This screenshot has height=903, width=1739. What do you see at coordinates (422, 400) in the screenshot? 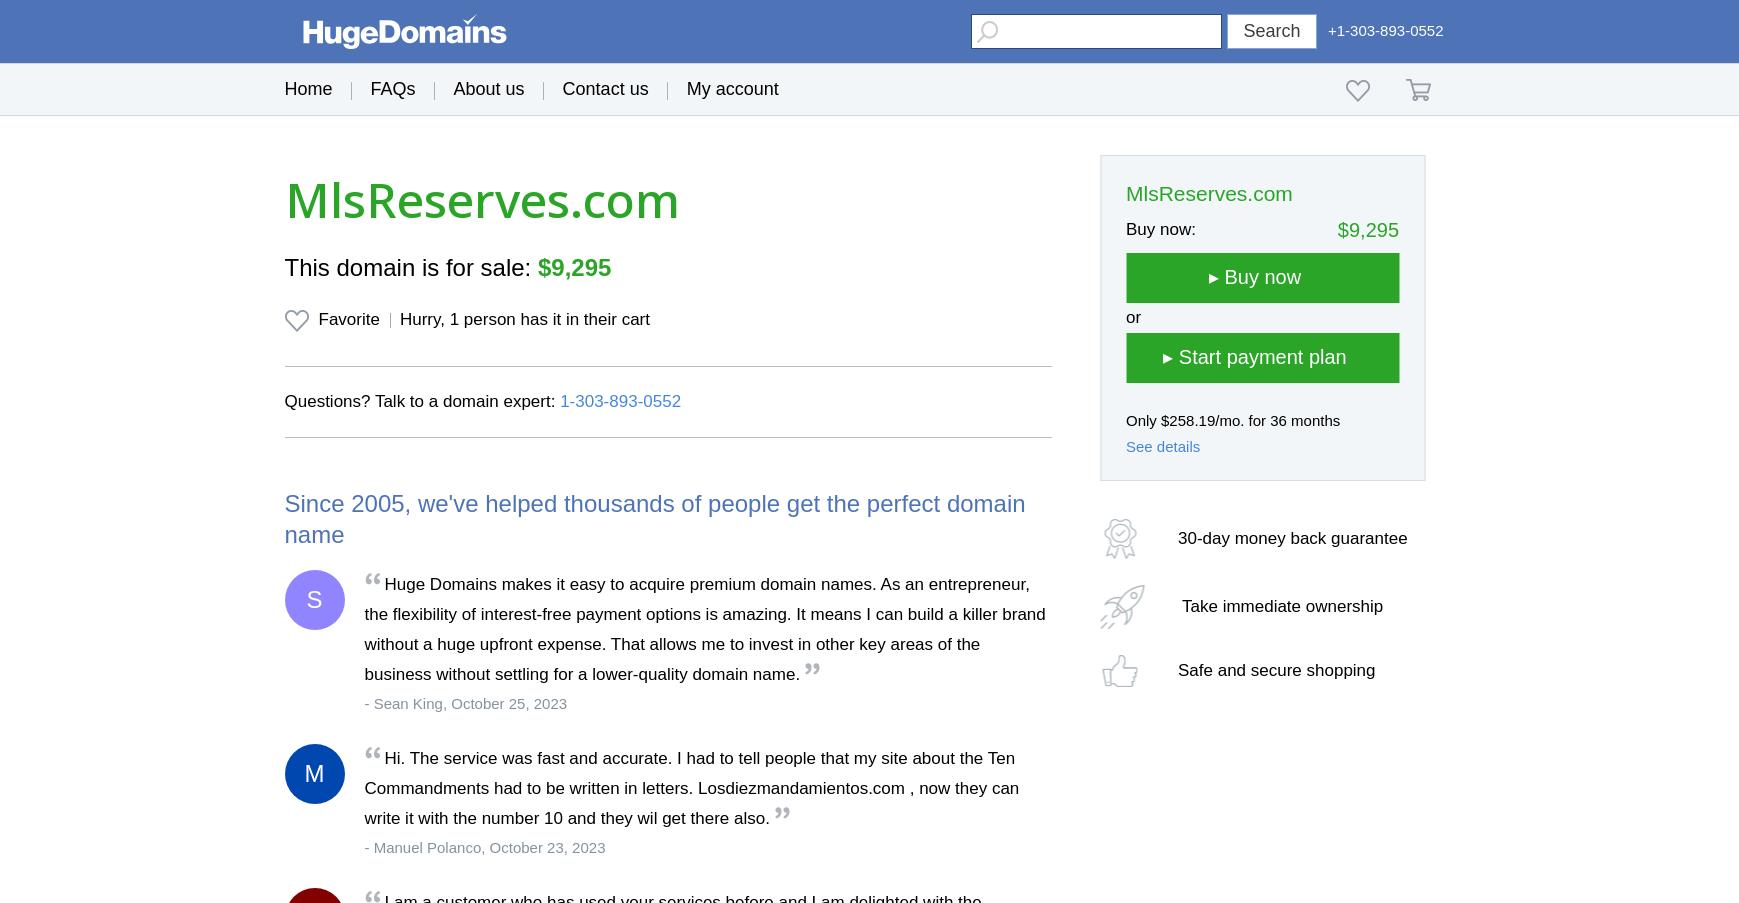
I see `'Questions? Talk to a domain expert:'` at bounding box center [422, 400].